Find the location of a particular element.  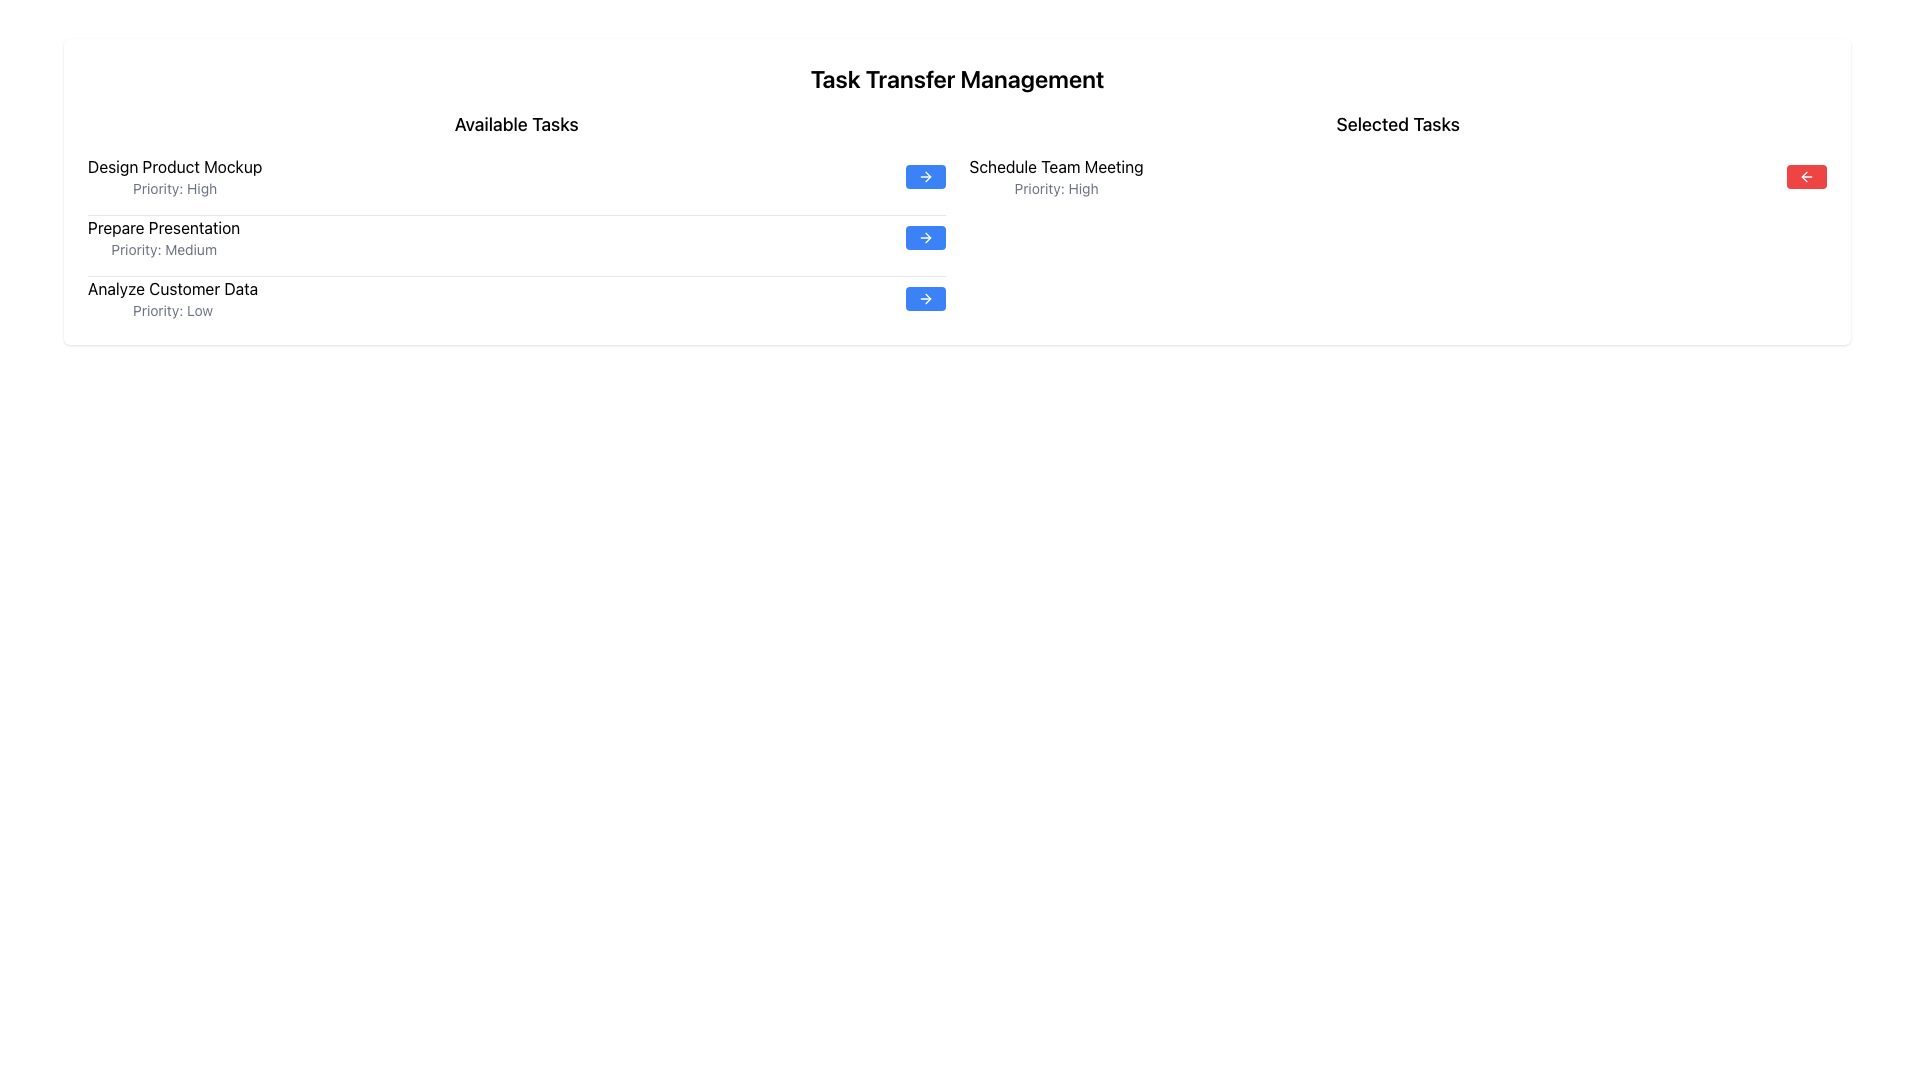

the topmost entry in the 'Selected Tasks' column under the 'Task Transfer Management' interface is located at coordinates (1055, 176).